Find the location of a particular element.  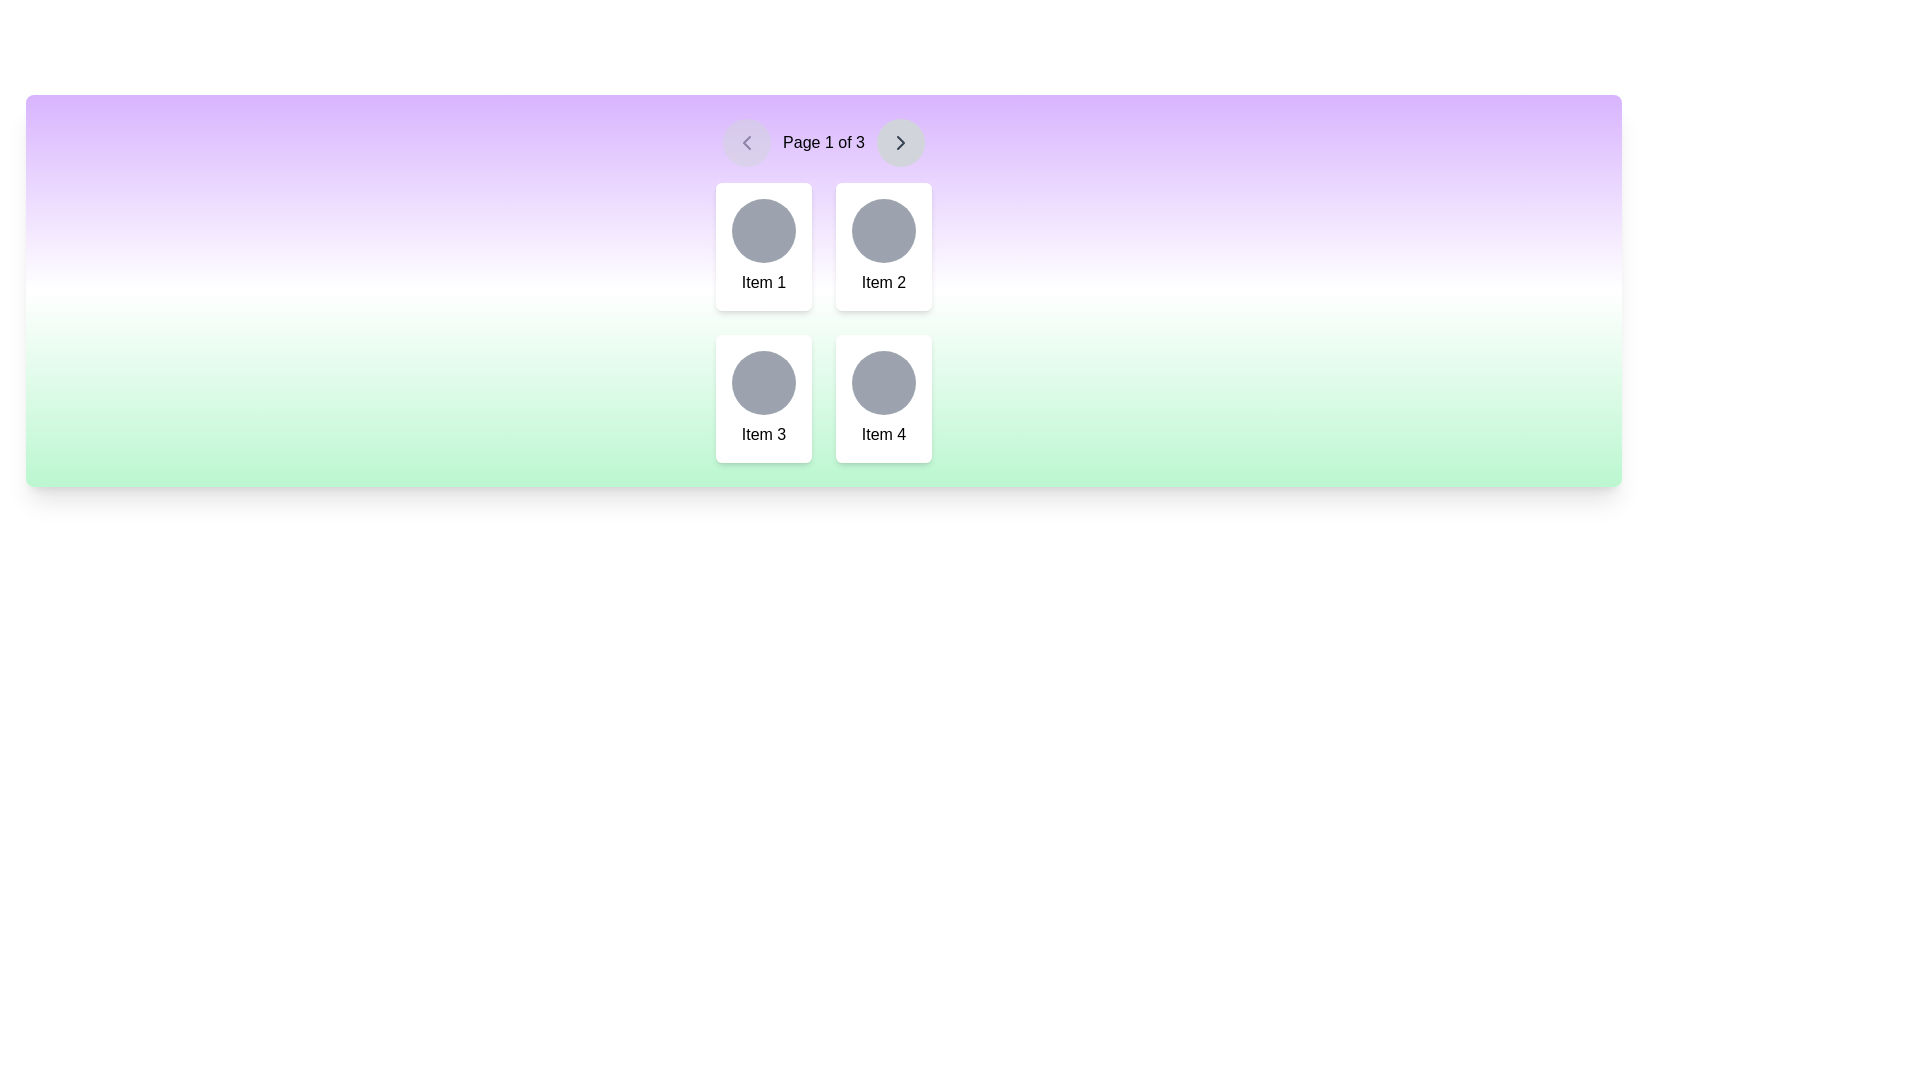

the decorative circular element with a gray background located within the card labeled 'Item 3' is located at coordinates (762, 382).